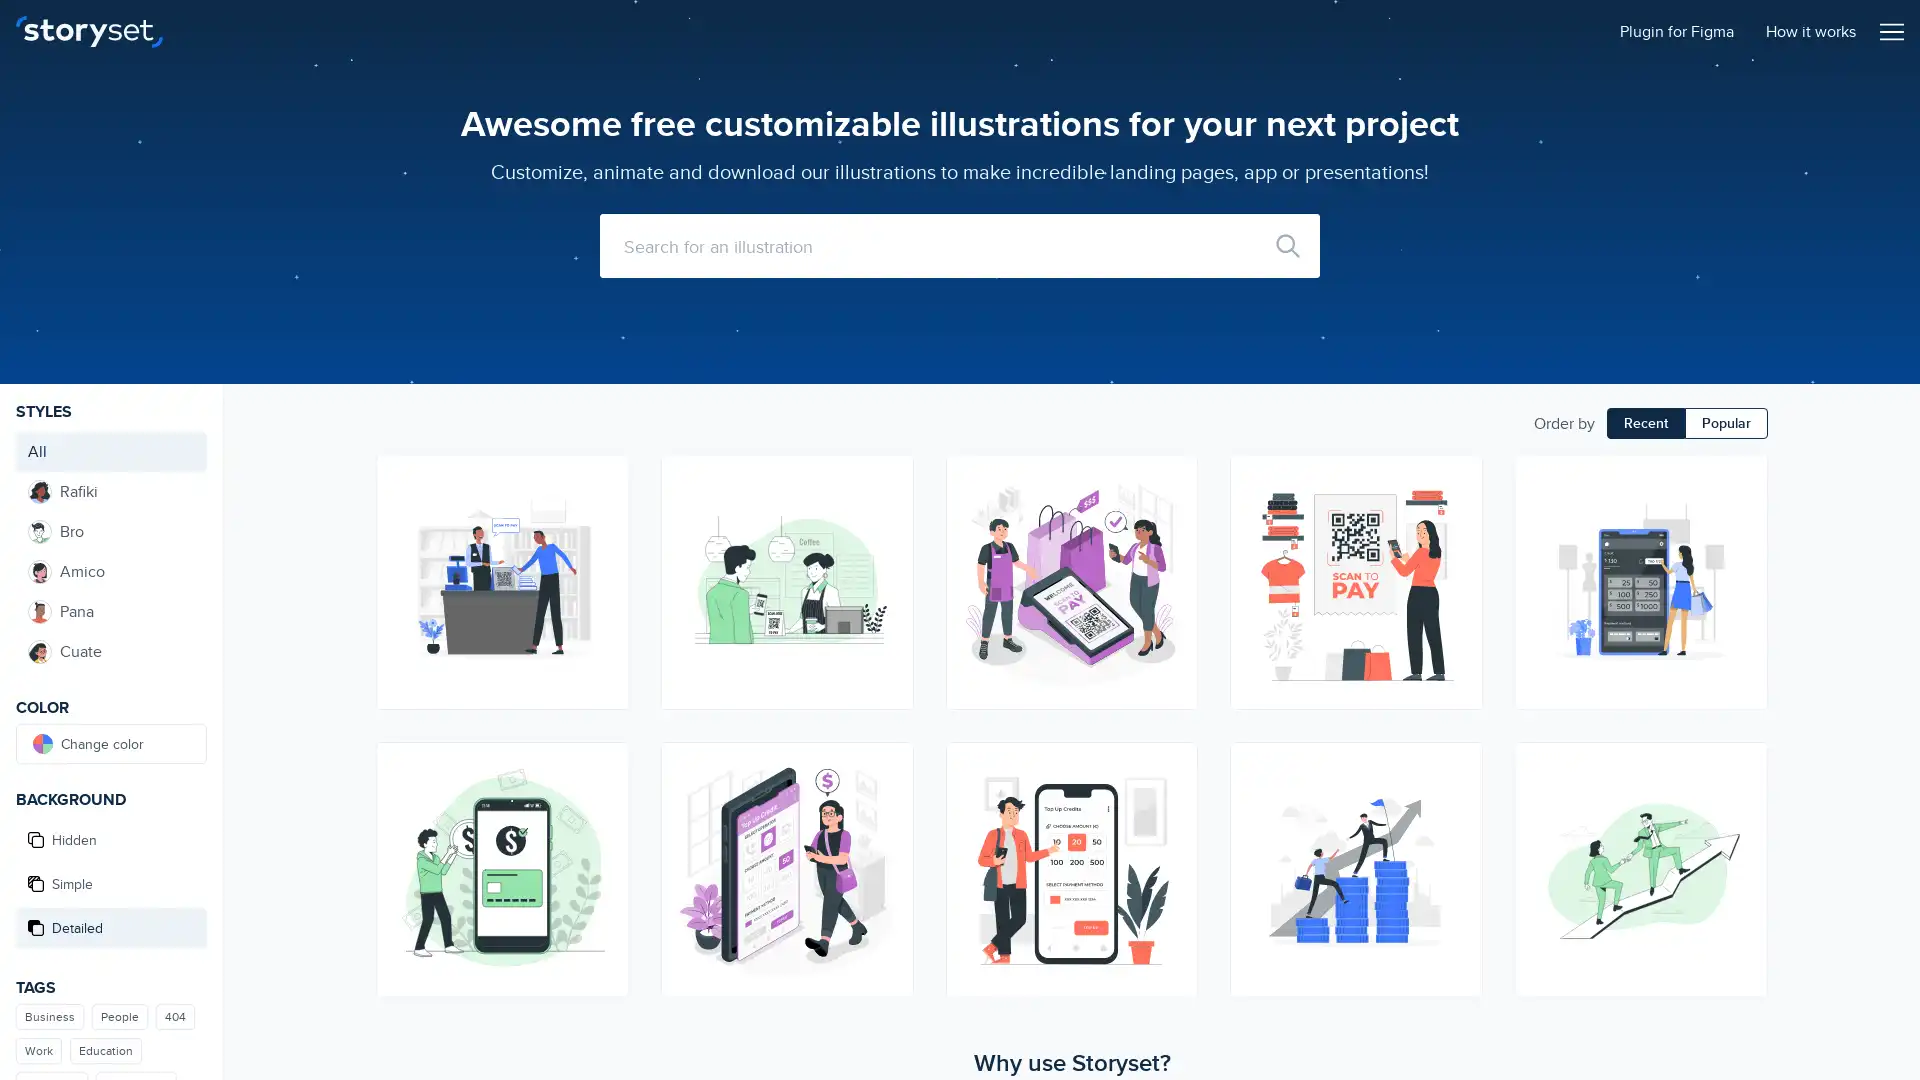  What do you see at coordinates (1458, 837) in the screenshot?
I see `Pinterest icon Save` at bounding box center [1458, 837].